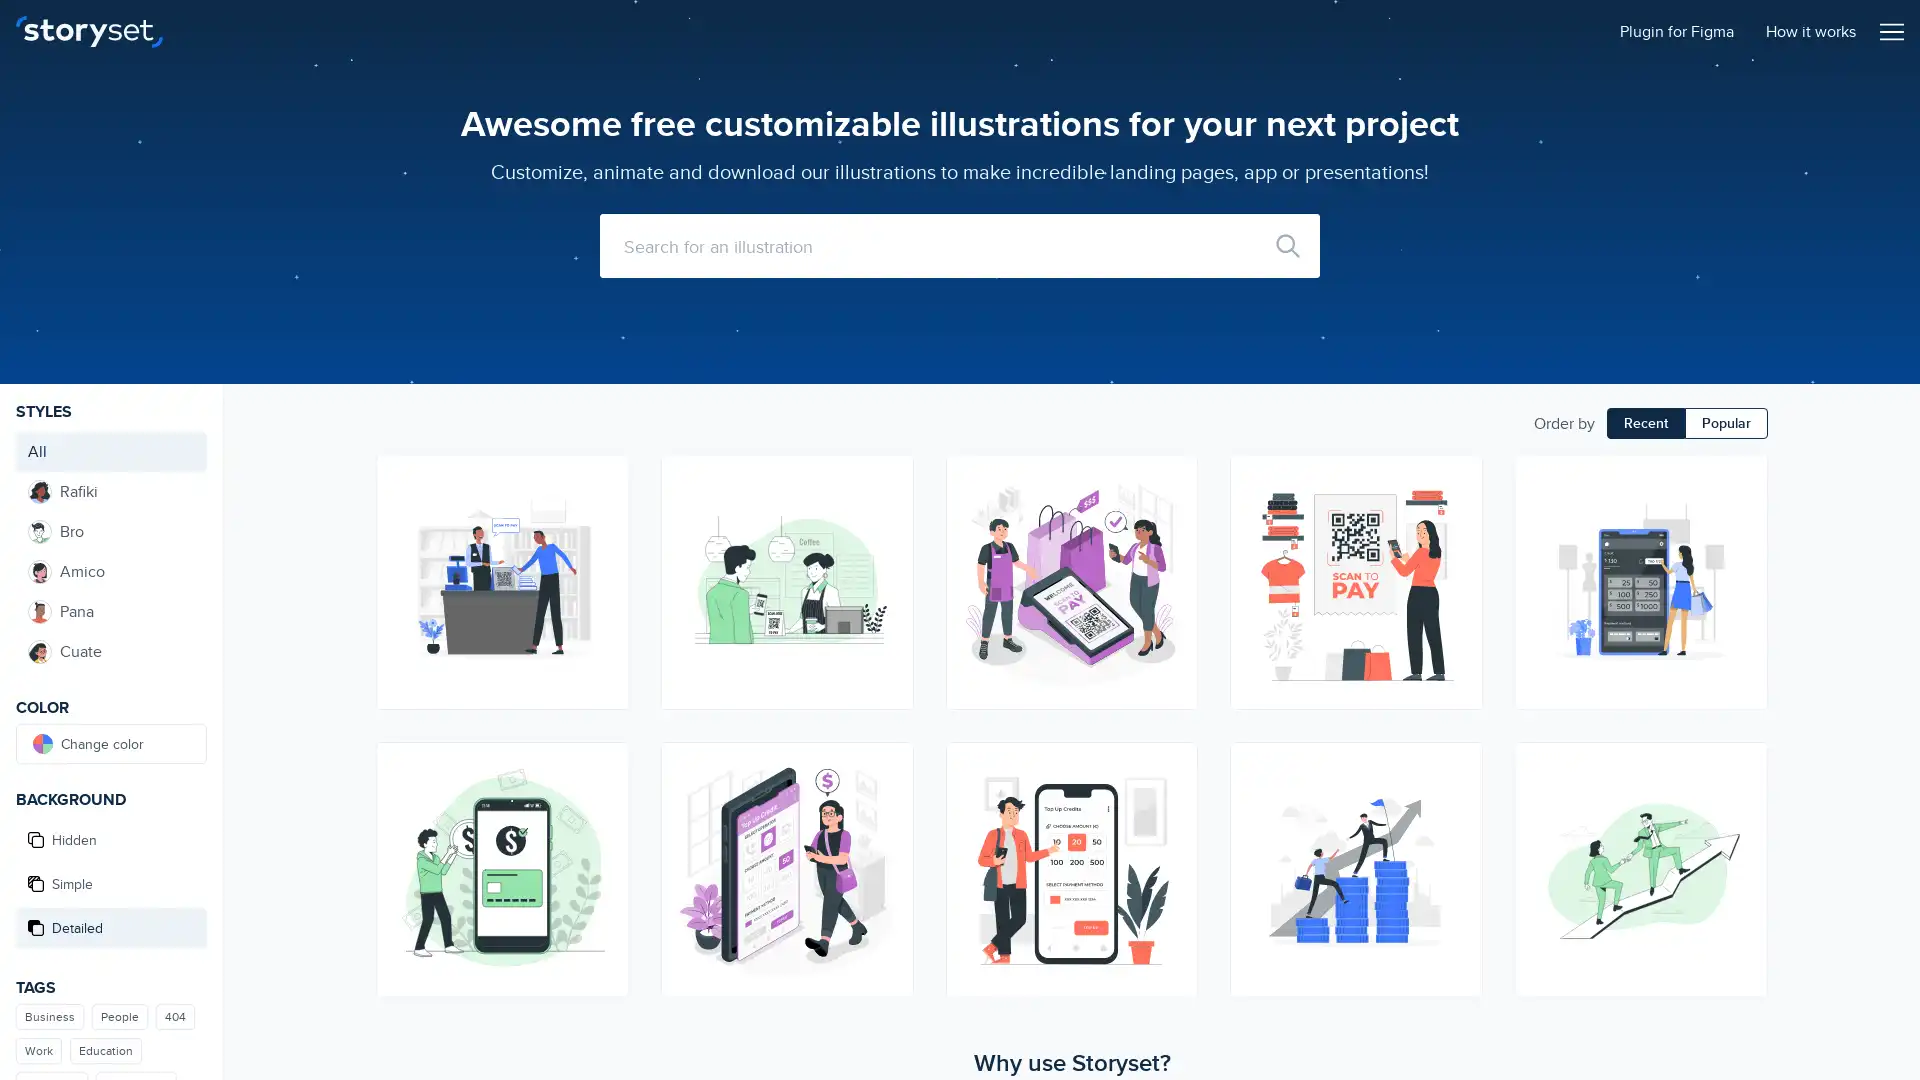  What do you see at coordinates (1458, 837) in the screenshot?
I see `Pinterest icon Save` at bounding box center [1458, 837].